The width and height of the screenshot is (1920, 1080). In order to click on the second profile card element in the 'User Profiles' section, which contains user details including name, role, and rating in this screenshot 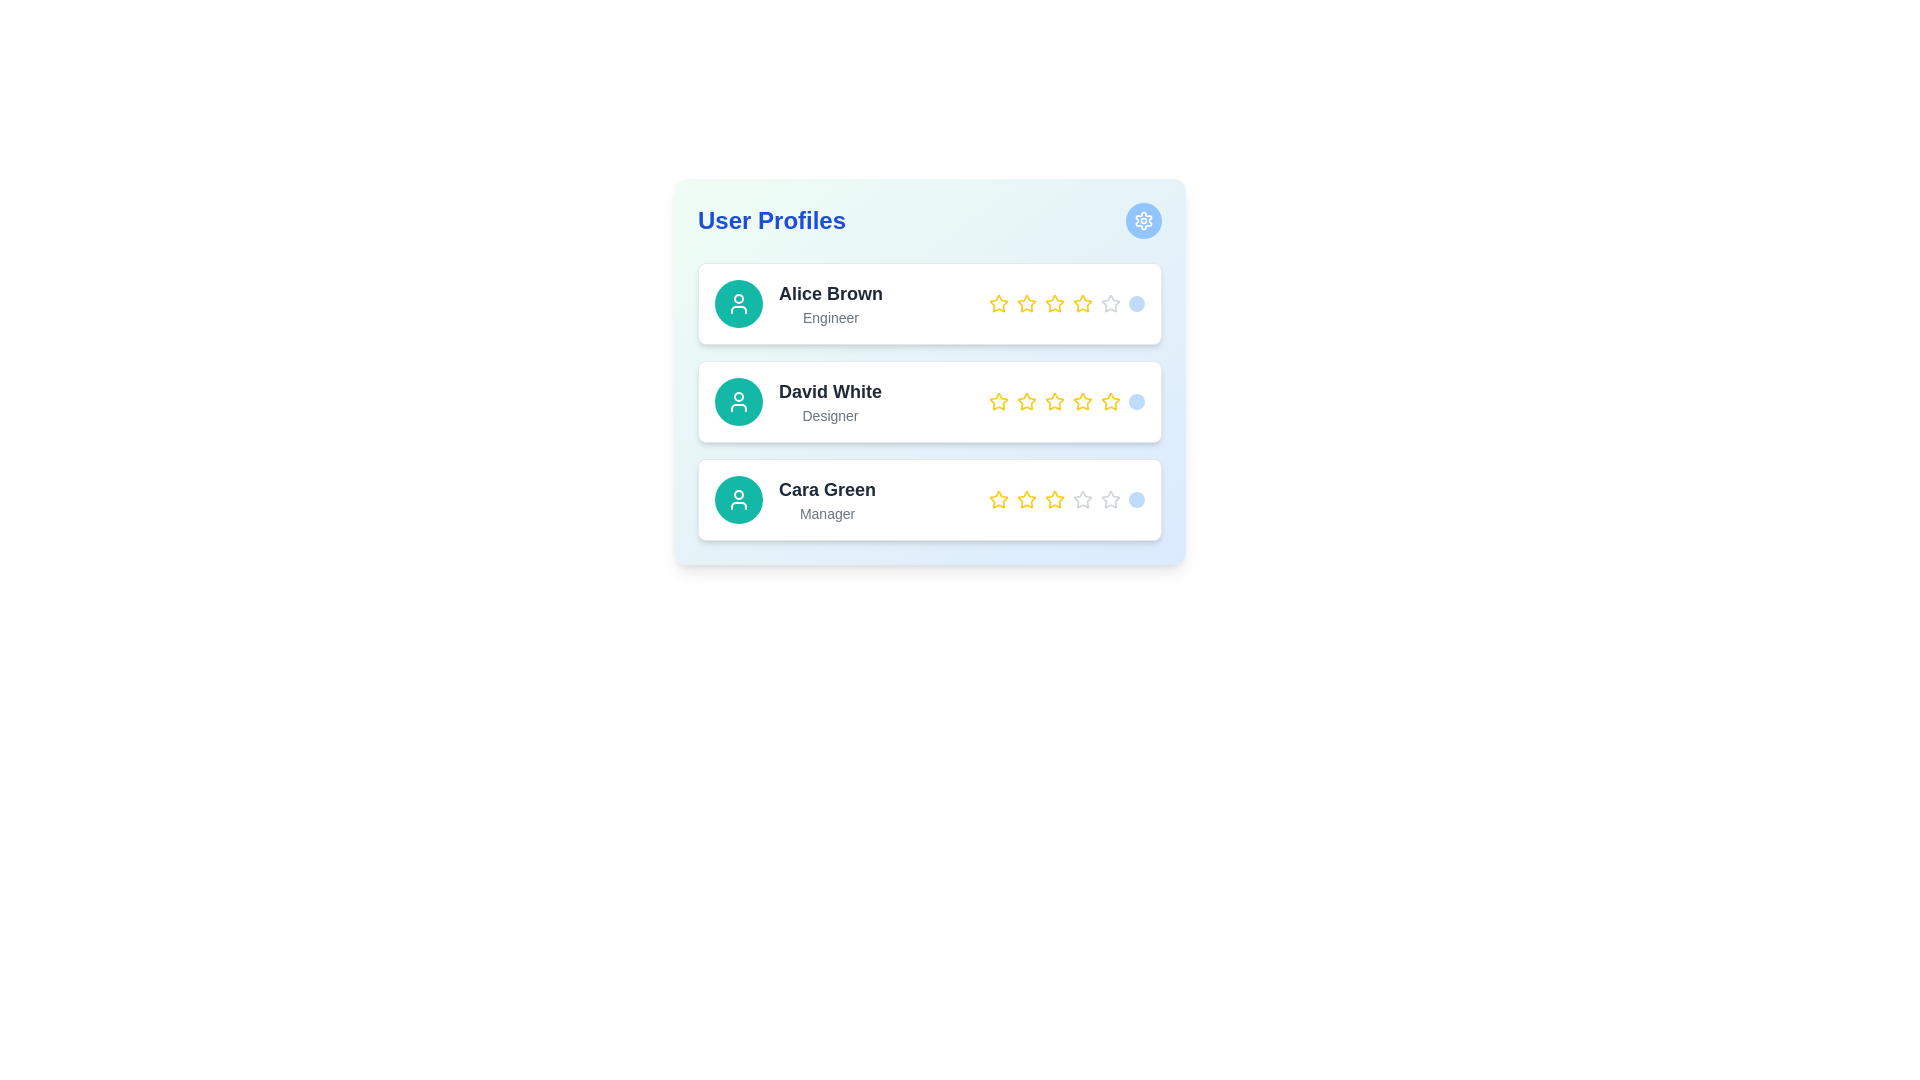, I will do `click(929, 401)`.